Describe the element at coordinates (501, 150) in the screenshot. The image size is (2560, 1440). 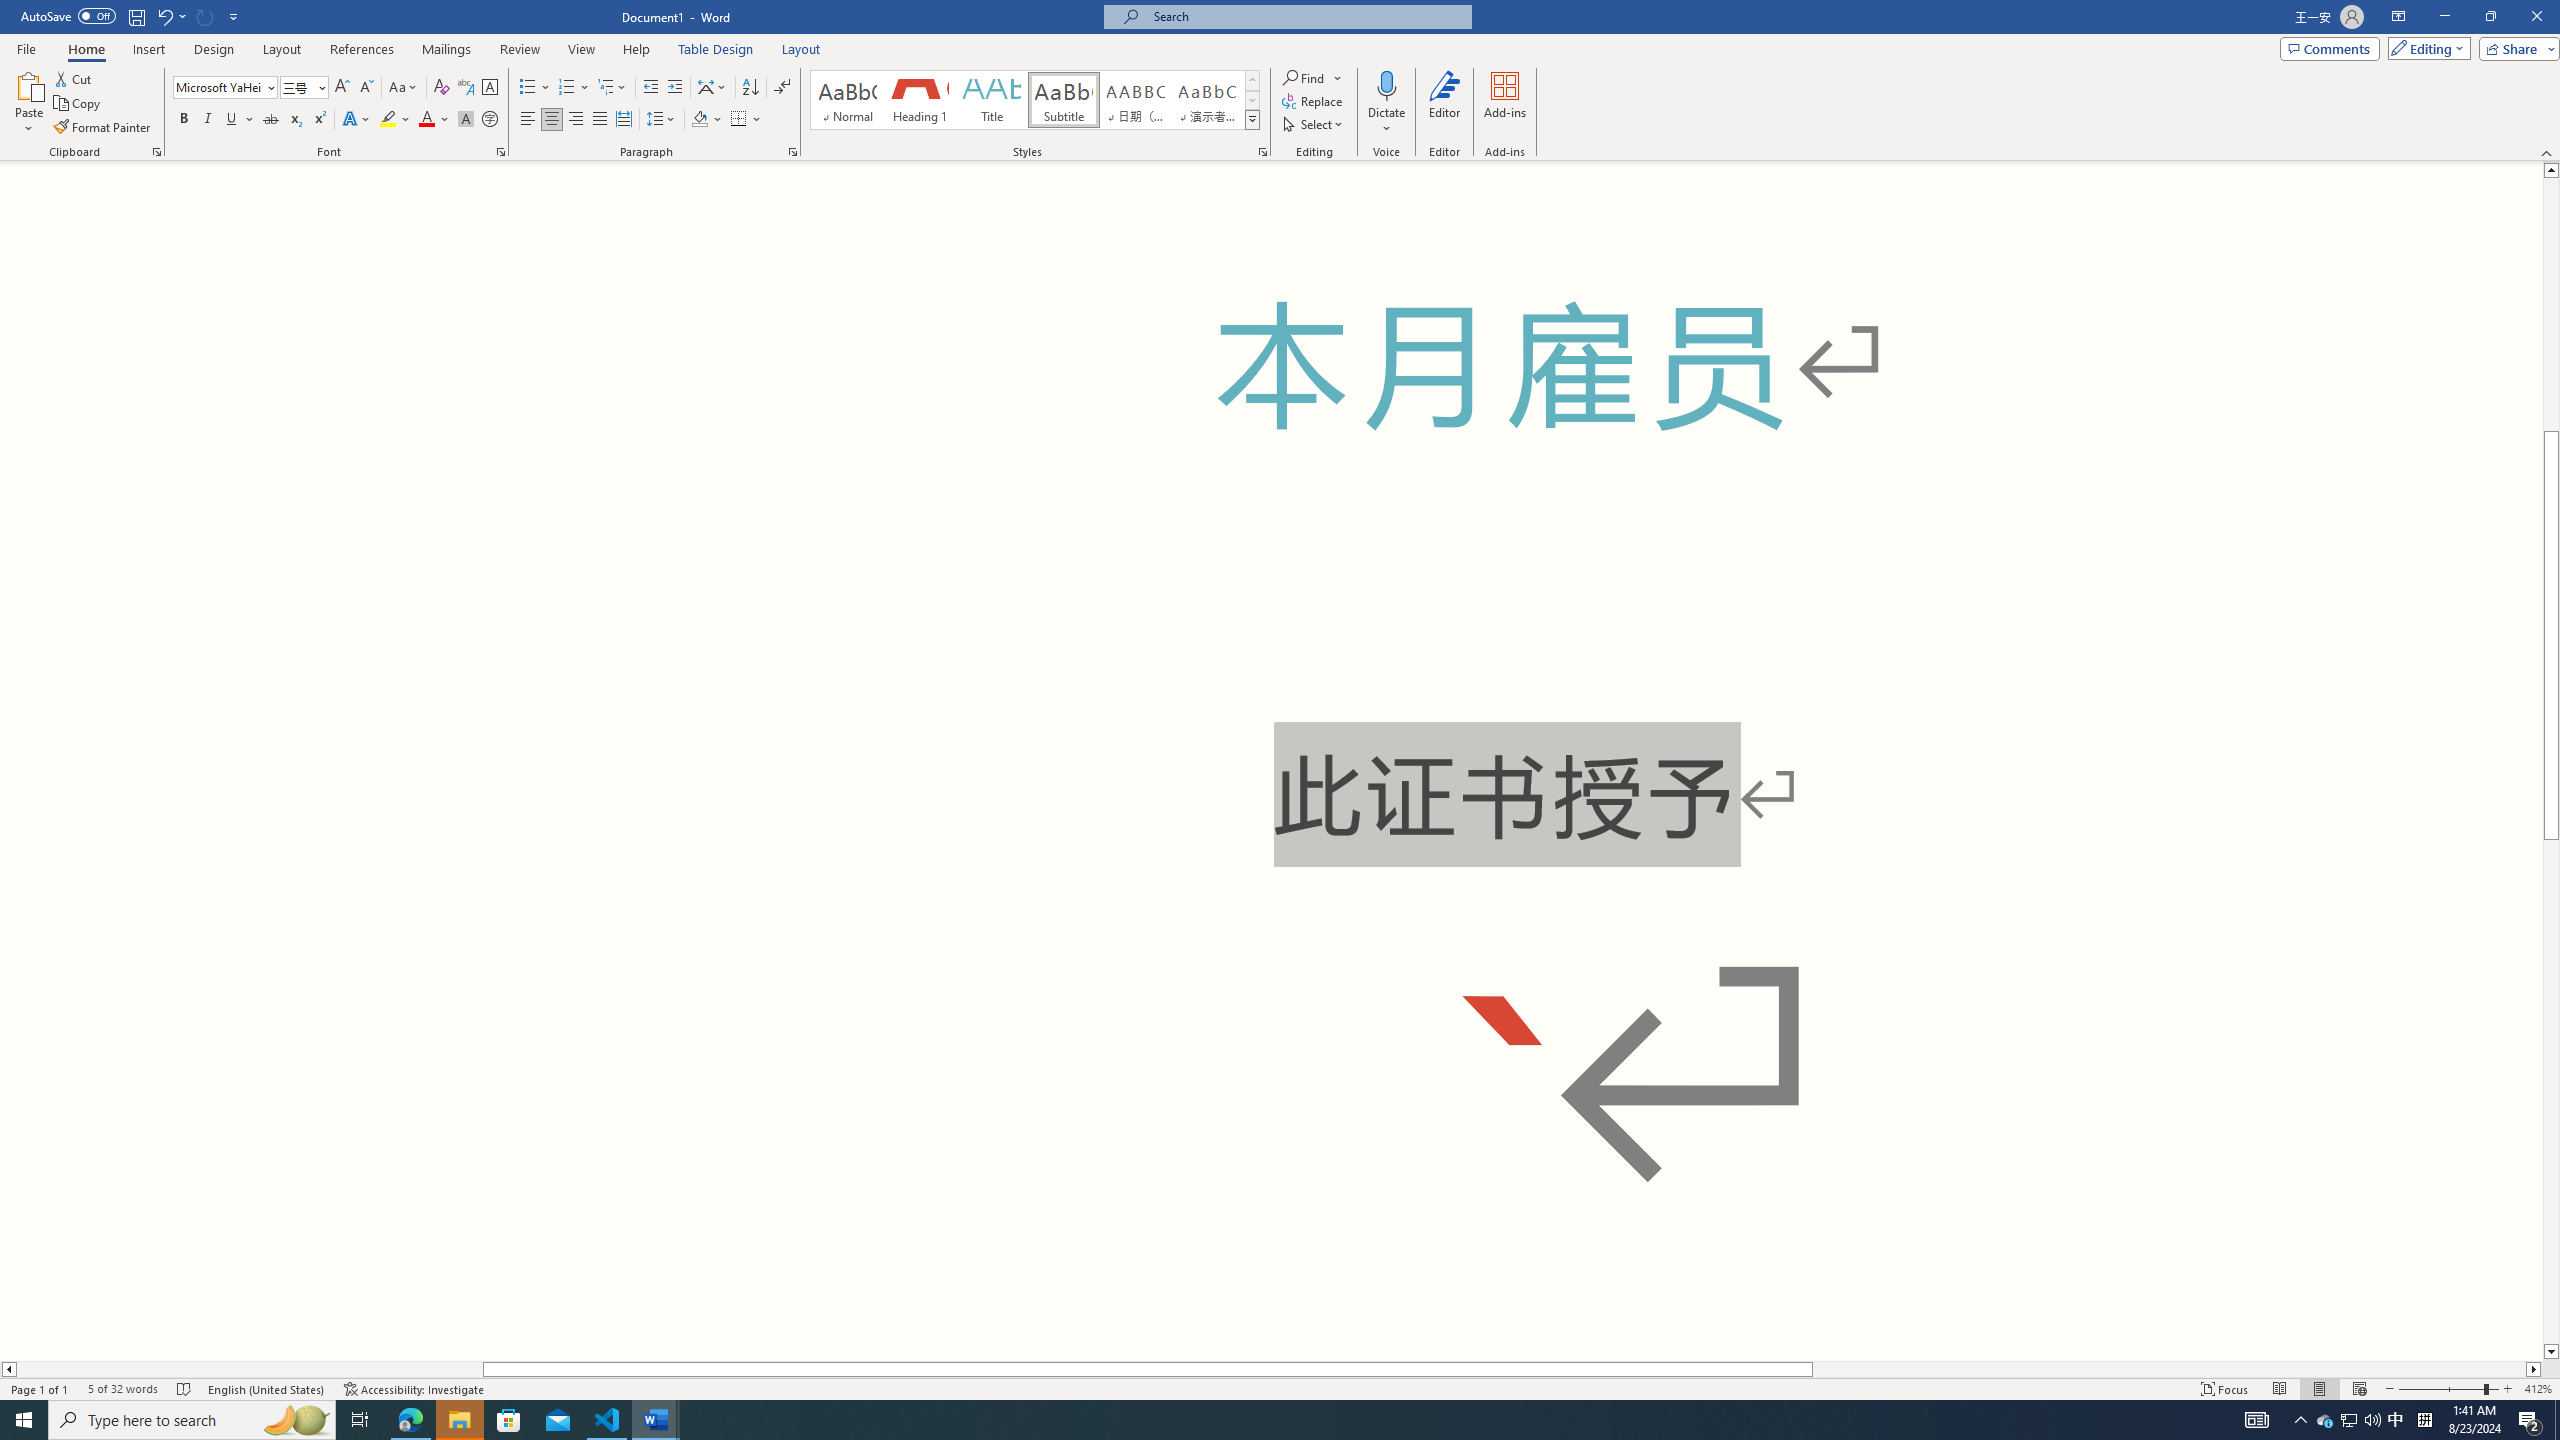
I see `'Font...'` at that location.